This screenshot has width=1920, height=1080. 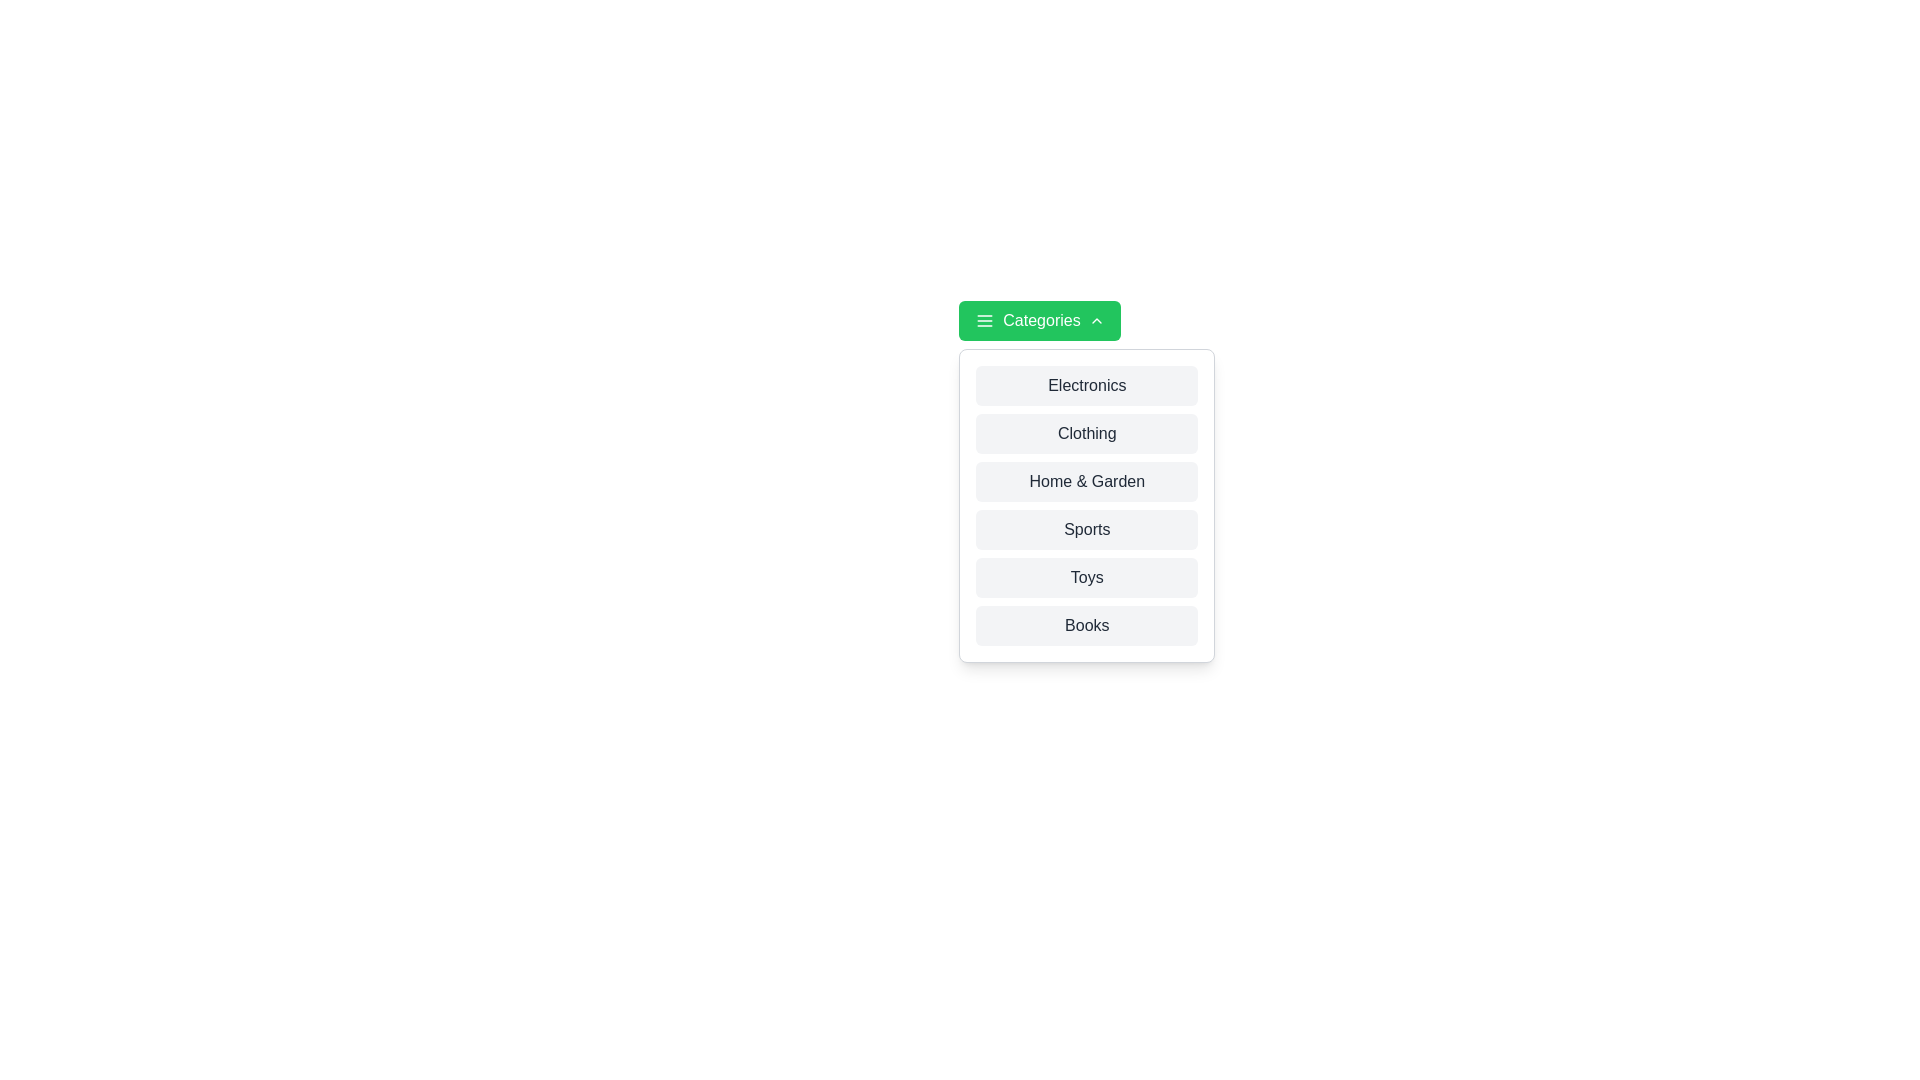 What do you see at coordinates (1085, 504) in the screenshot?
I see `the specific category button in the dropdown menu located below the 'Categories' green button` at bounding box center [1085, 504].